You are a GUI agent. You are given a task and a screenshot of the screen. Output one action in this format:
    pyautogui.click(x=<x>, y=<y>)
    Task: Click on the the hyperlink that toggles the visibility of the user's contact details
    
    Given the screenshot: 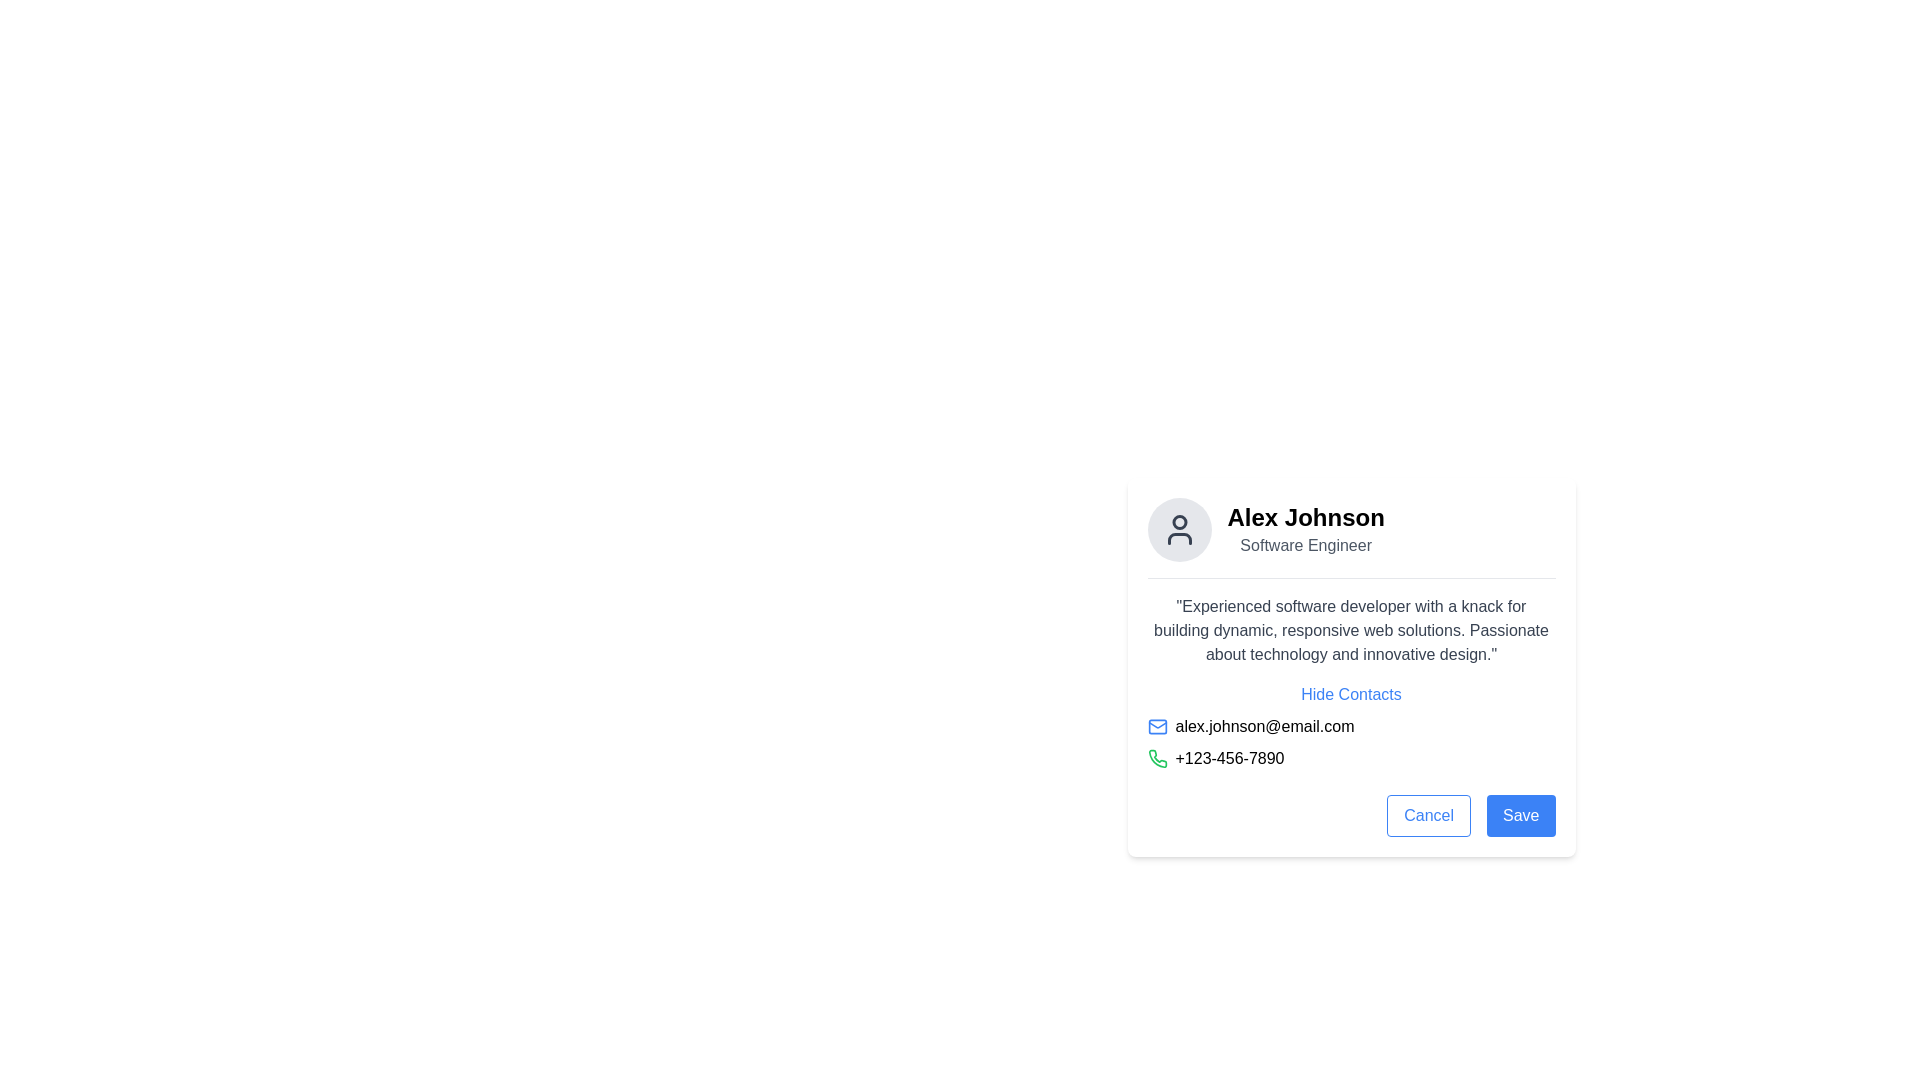 What is the action you would take?
    pyautogui.click(x=1351, y=693)
    